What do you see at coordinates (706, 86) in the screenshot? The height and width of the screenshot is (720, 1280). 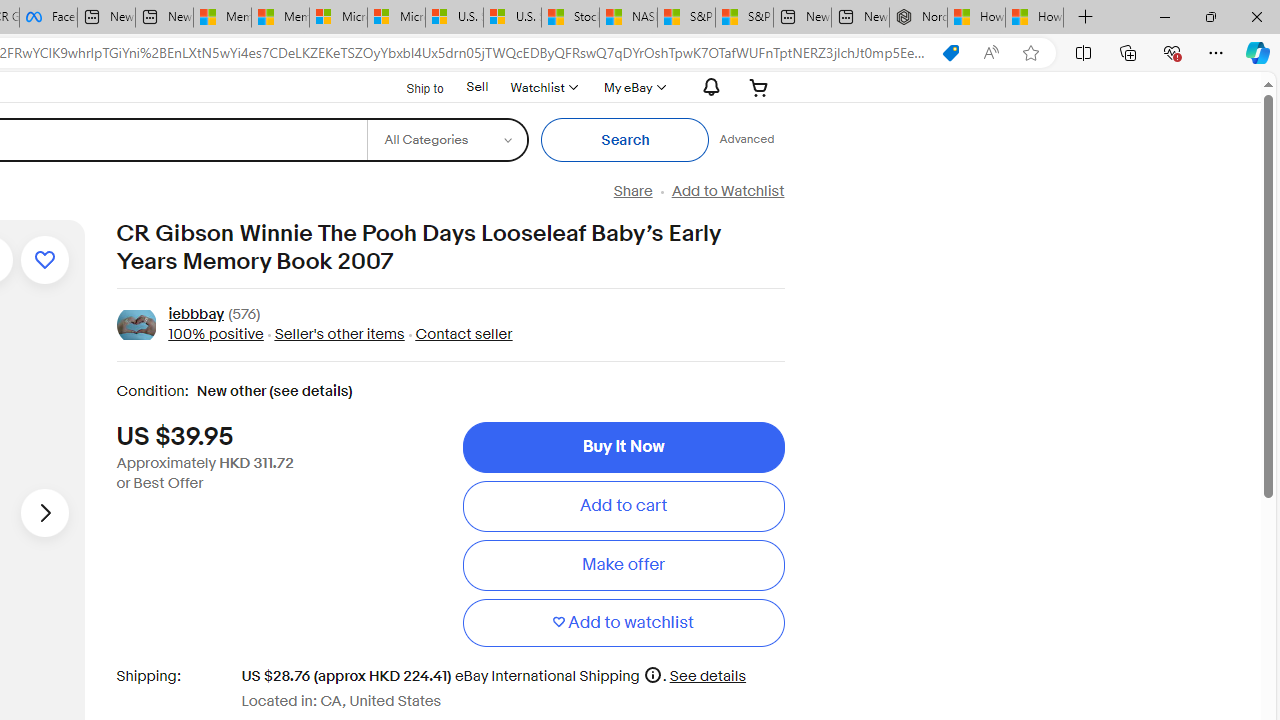 I see `'Notifications'` at bounding box center [706, 86].